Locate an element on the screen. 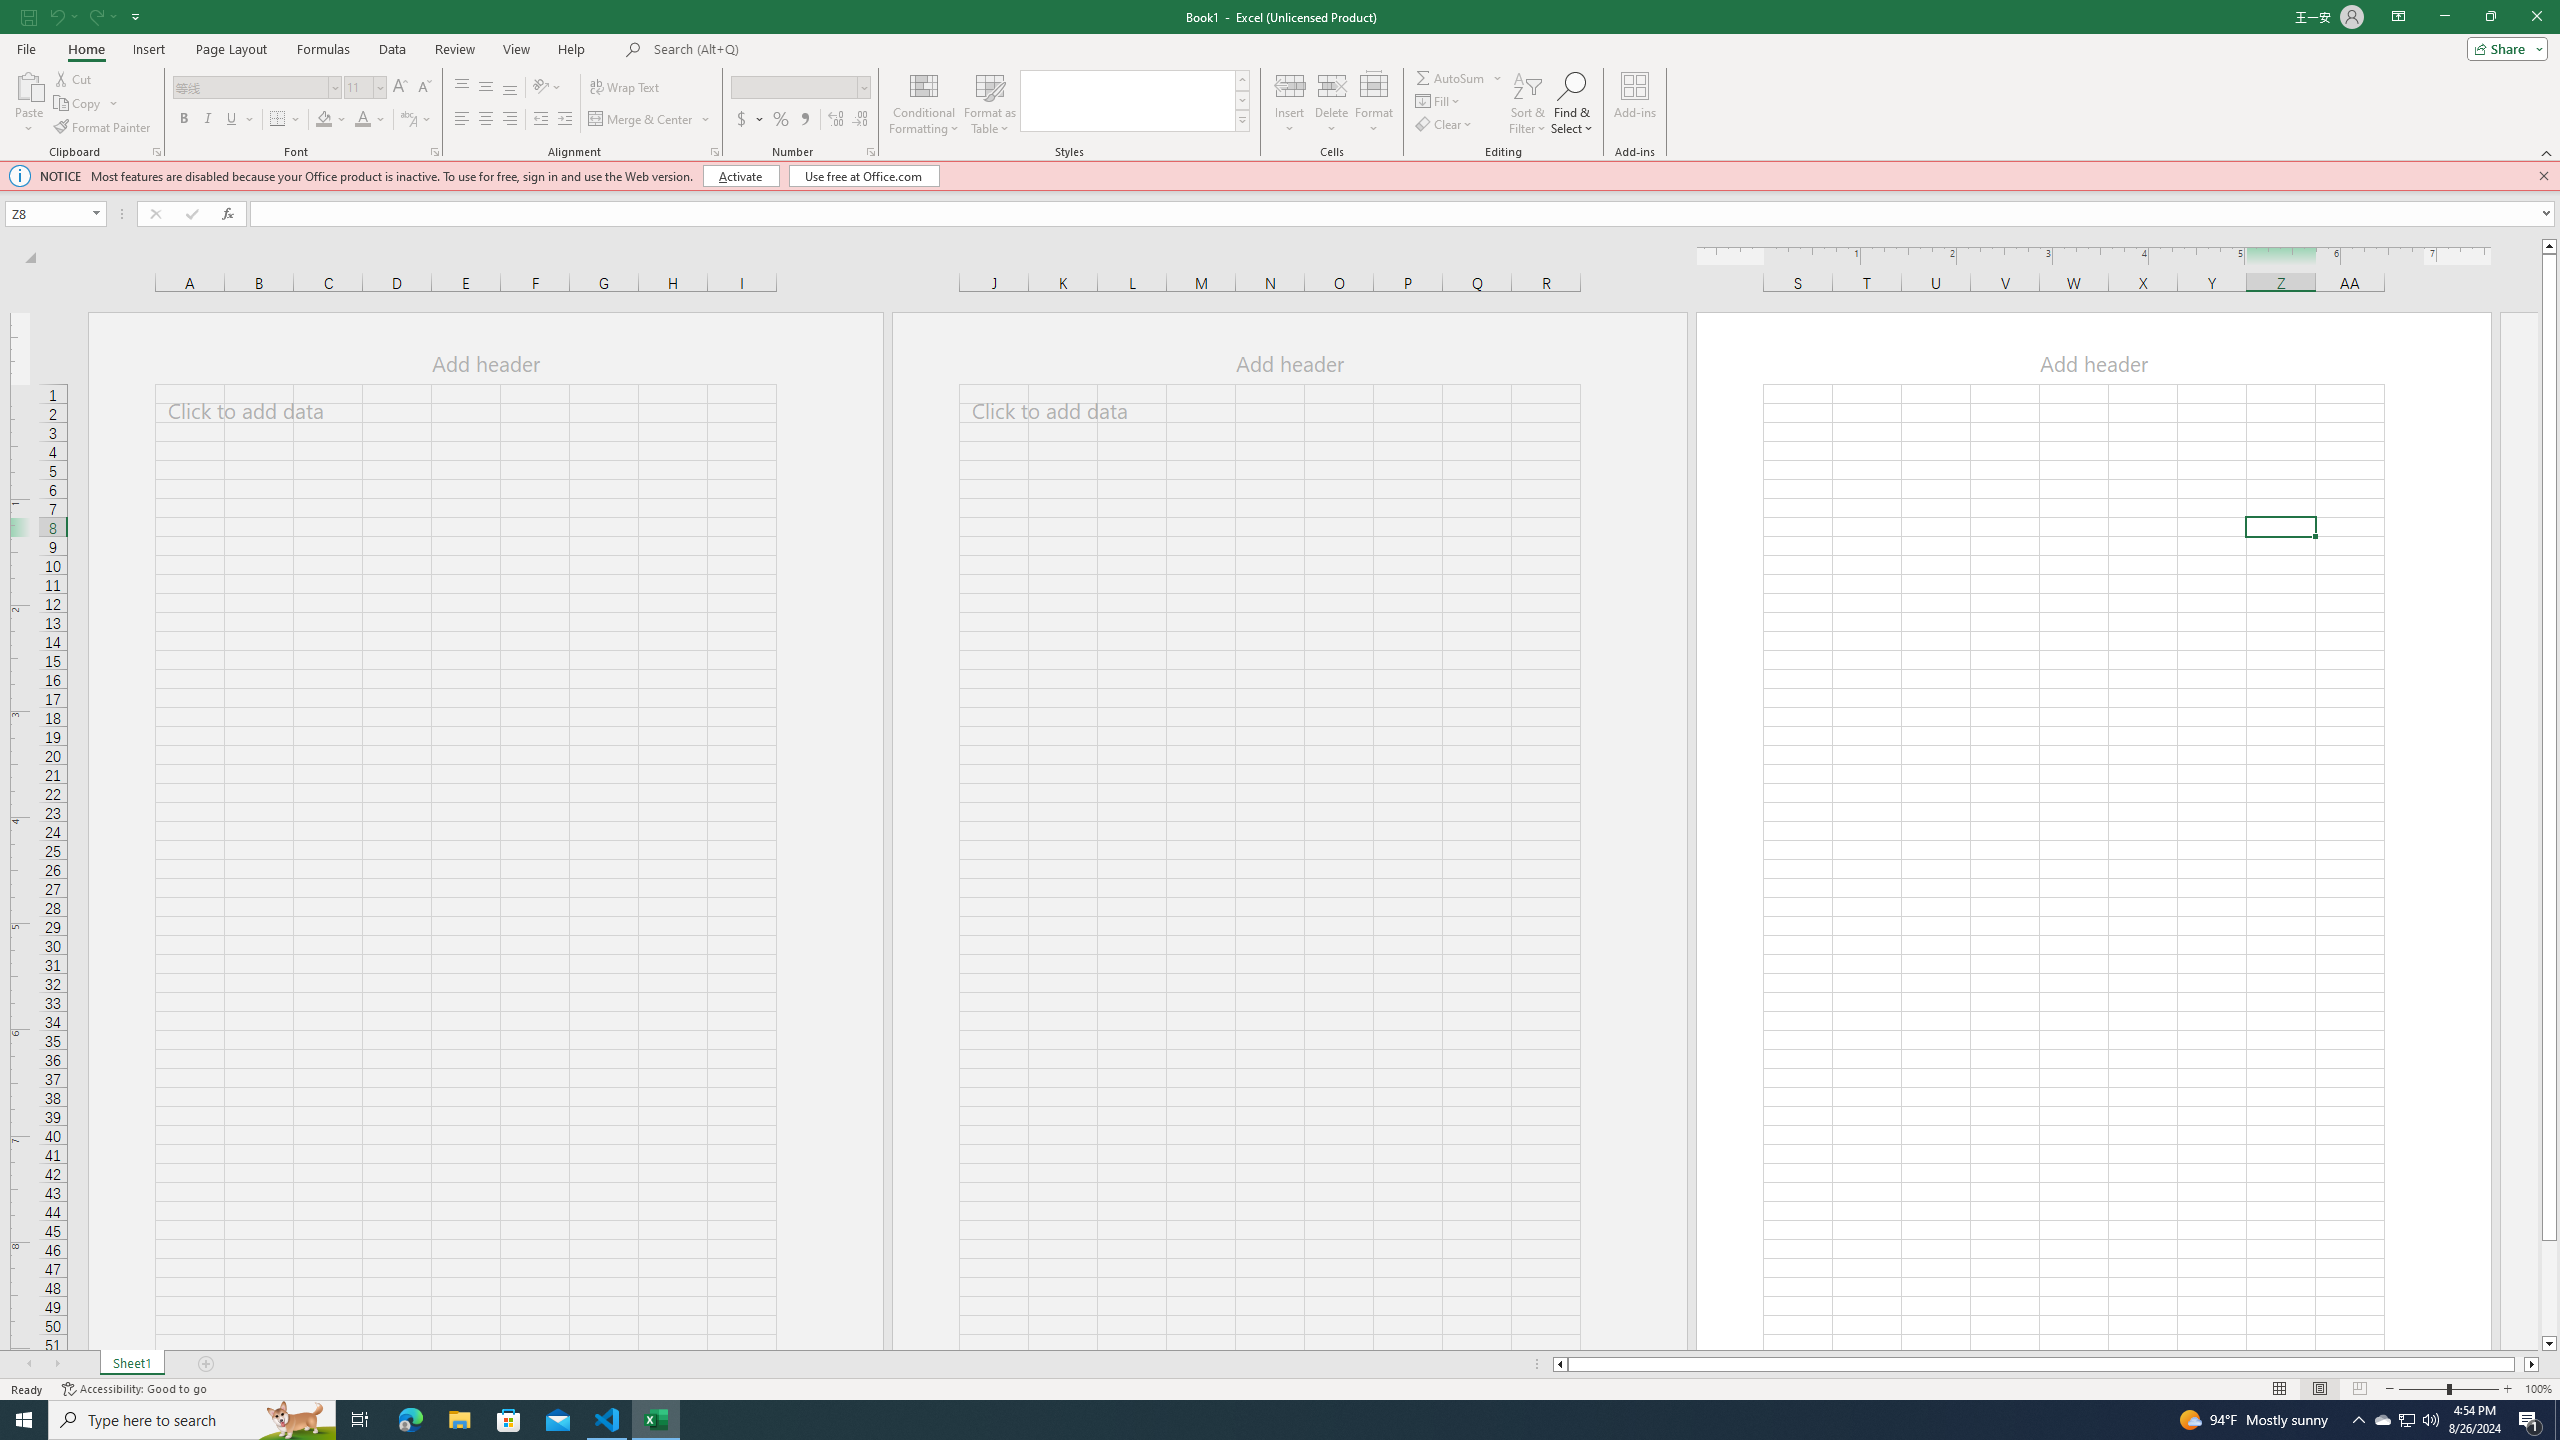 The image size is (2560, 1440). 'Delete' is located at coordinates (1332, 103).